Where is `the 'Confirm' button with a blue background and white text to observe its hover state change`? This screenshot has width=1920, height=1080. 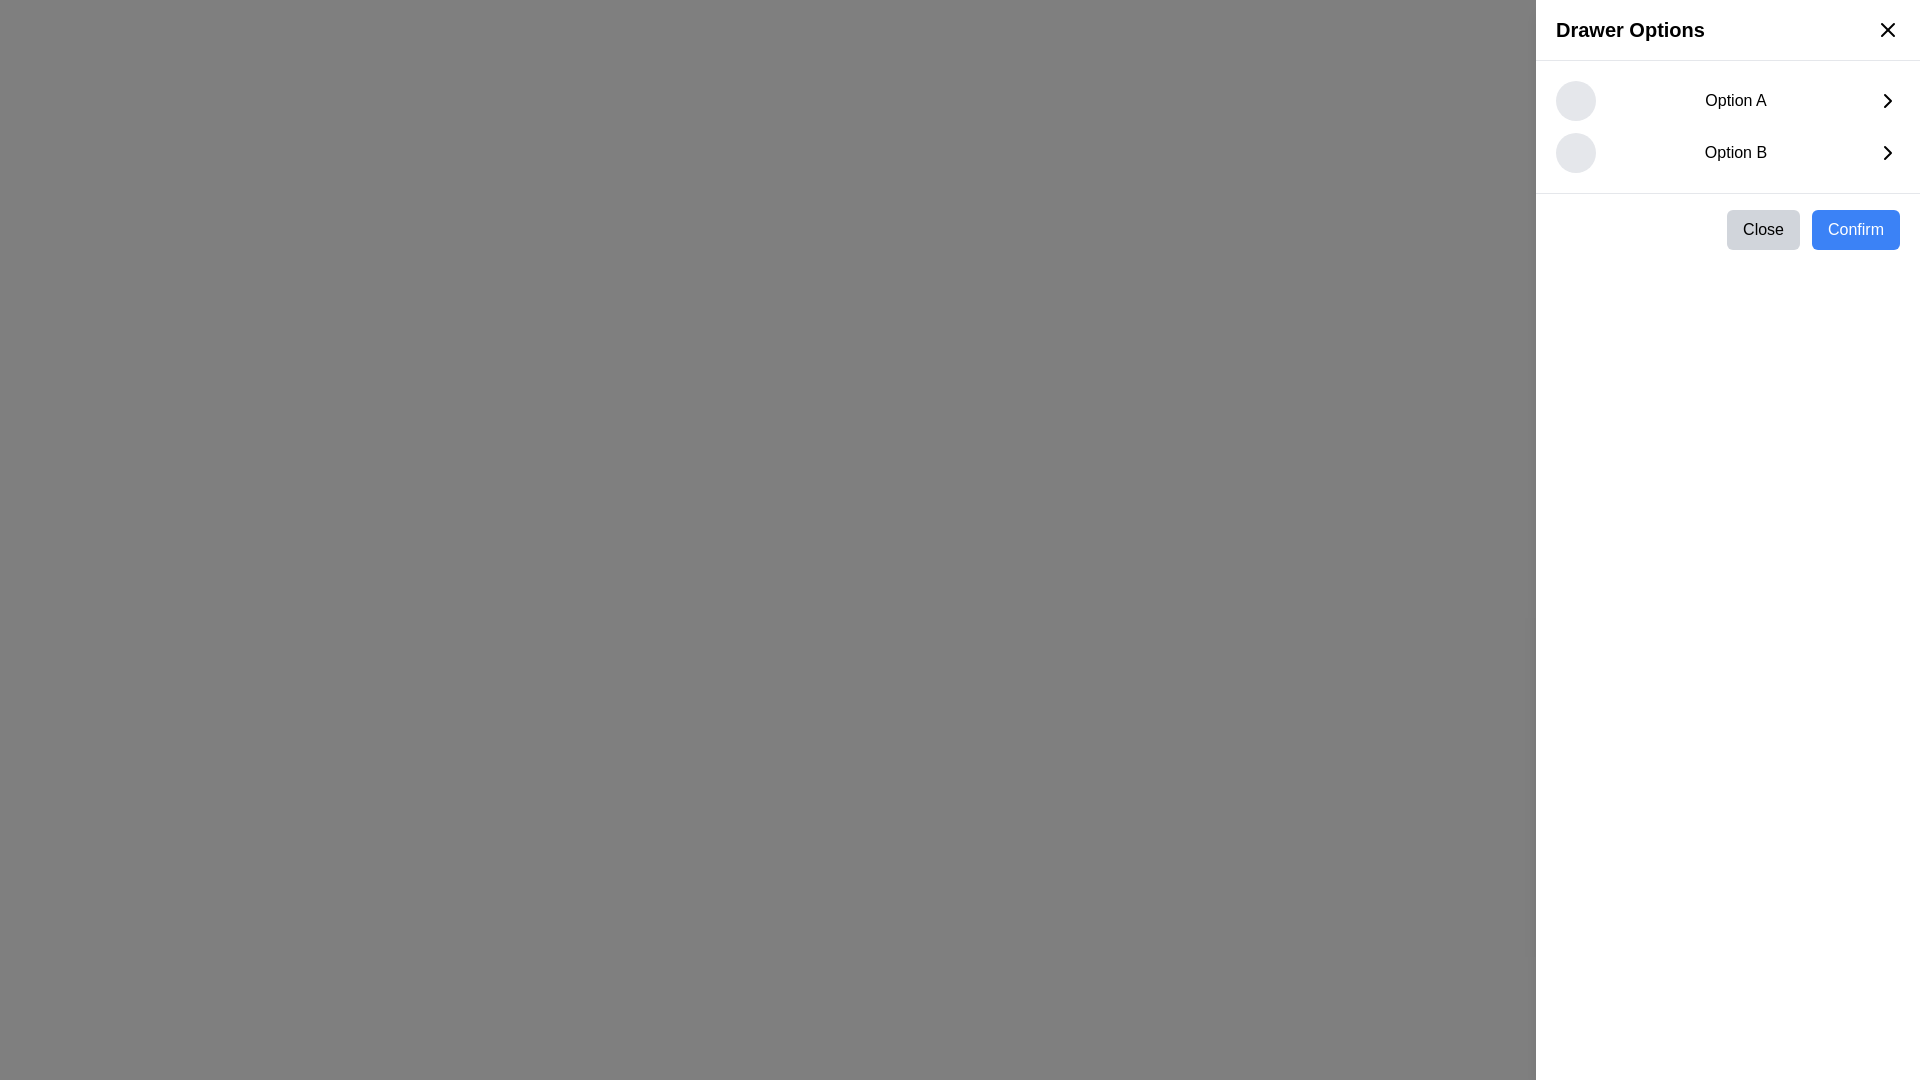 the 'Confirm' button with a blue background and white text to observe its hover state change is located at coordinates (1855, 229).